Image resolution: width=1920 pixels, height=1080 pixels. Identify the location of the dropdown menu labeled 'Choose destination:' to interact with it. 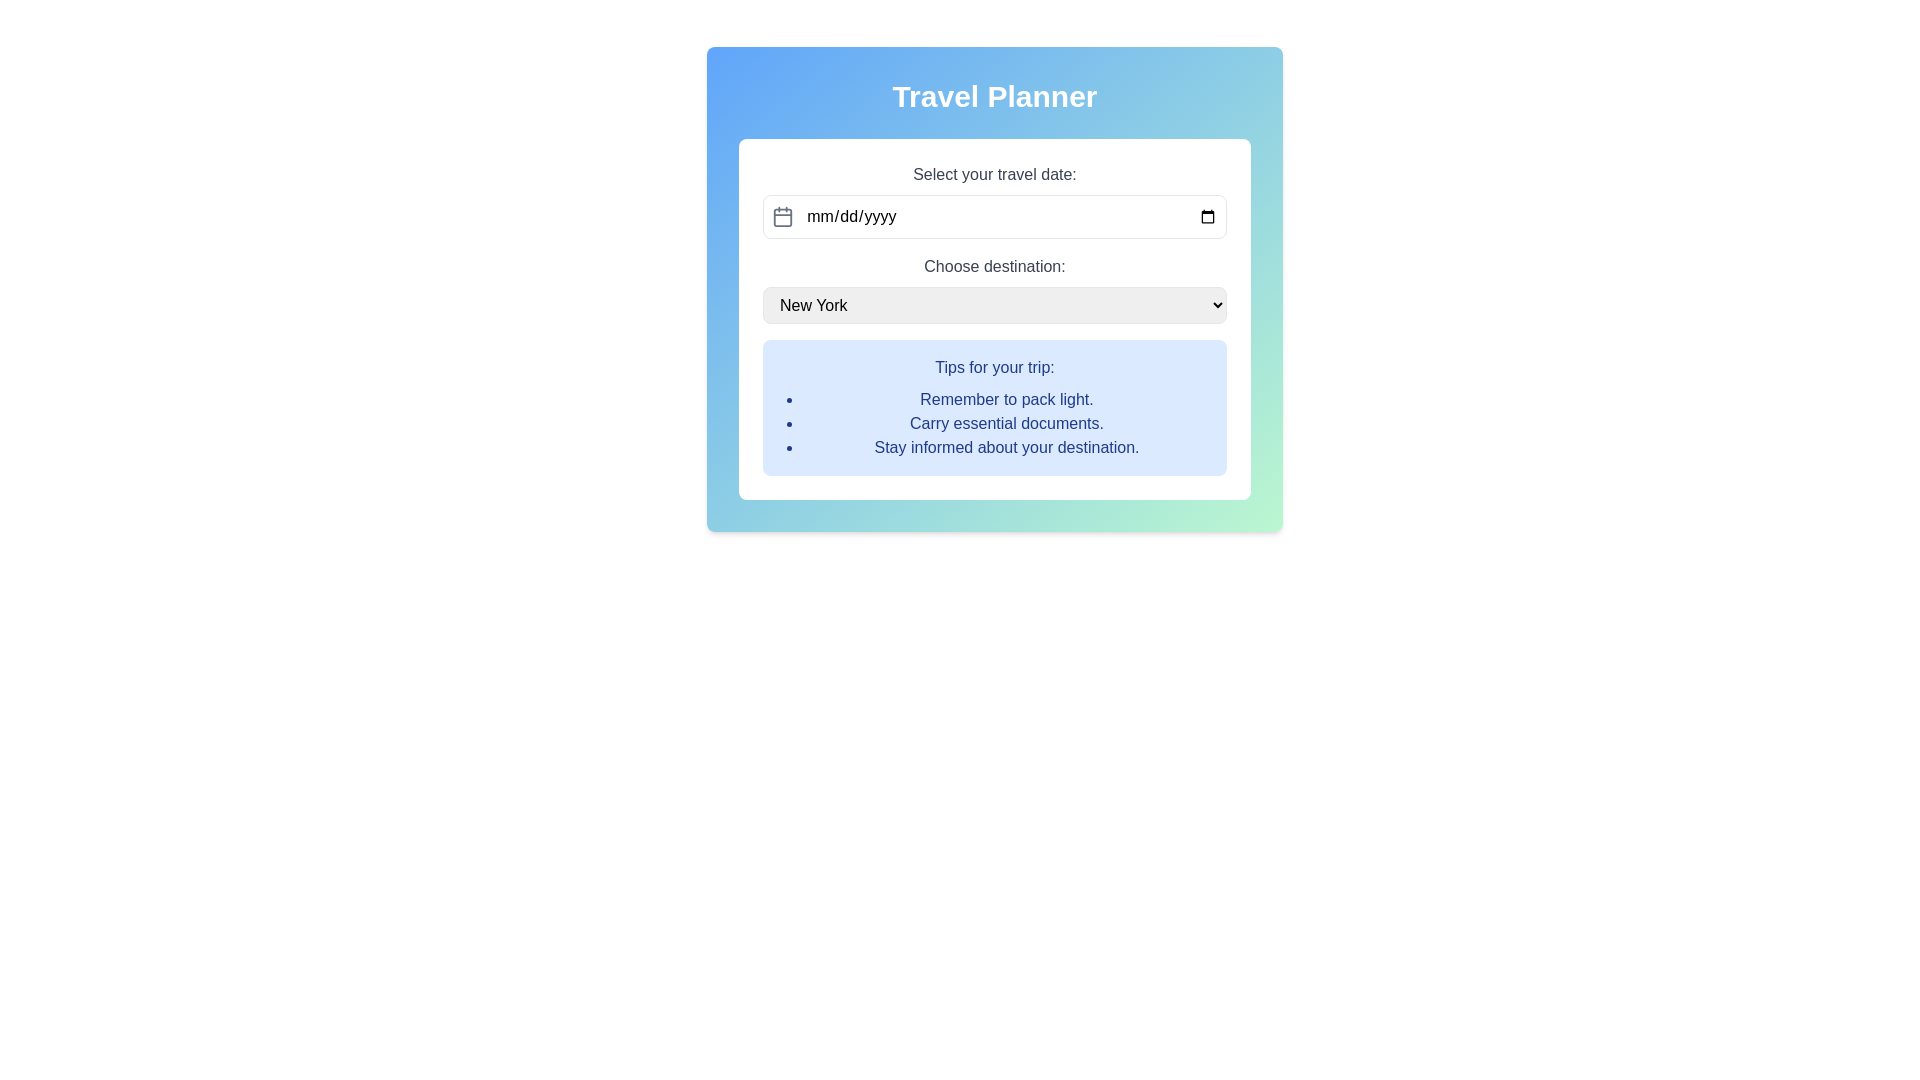
(994, 289).